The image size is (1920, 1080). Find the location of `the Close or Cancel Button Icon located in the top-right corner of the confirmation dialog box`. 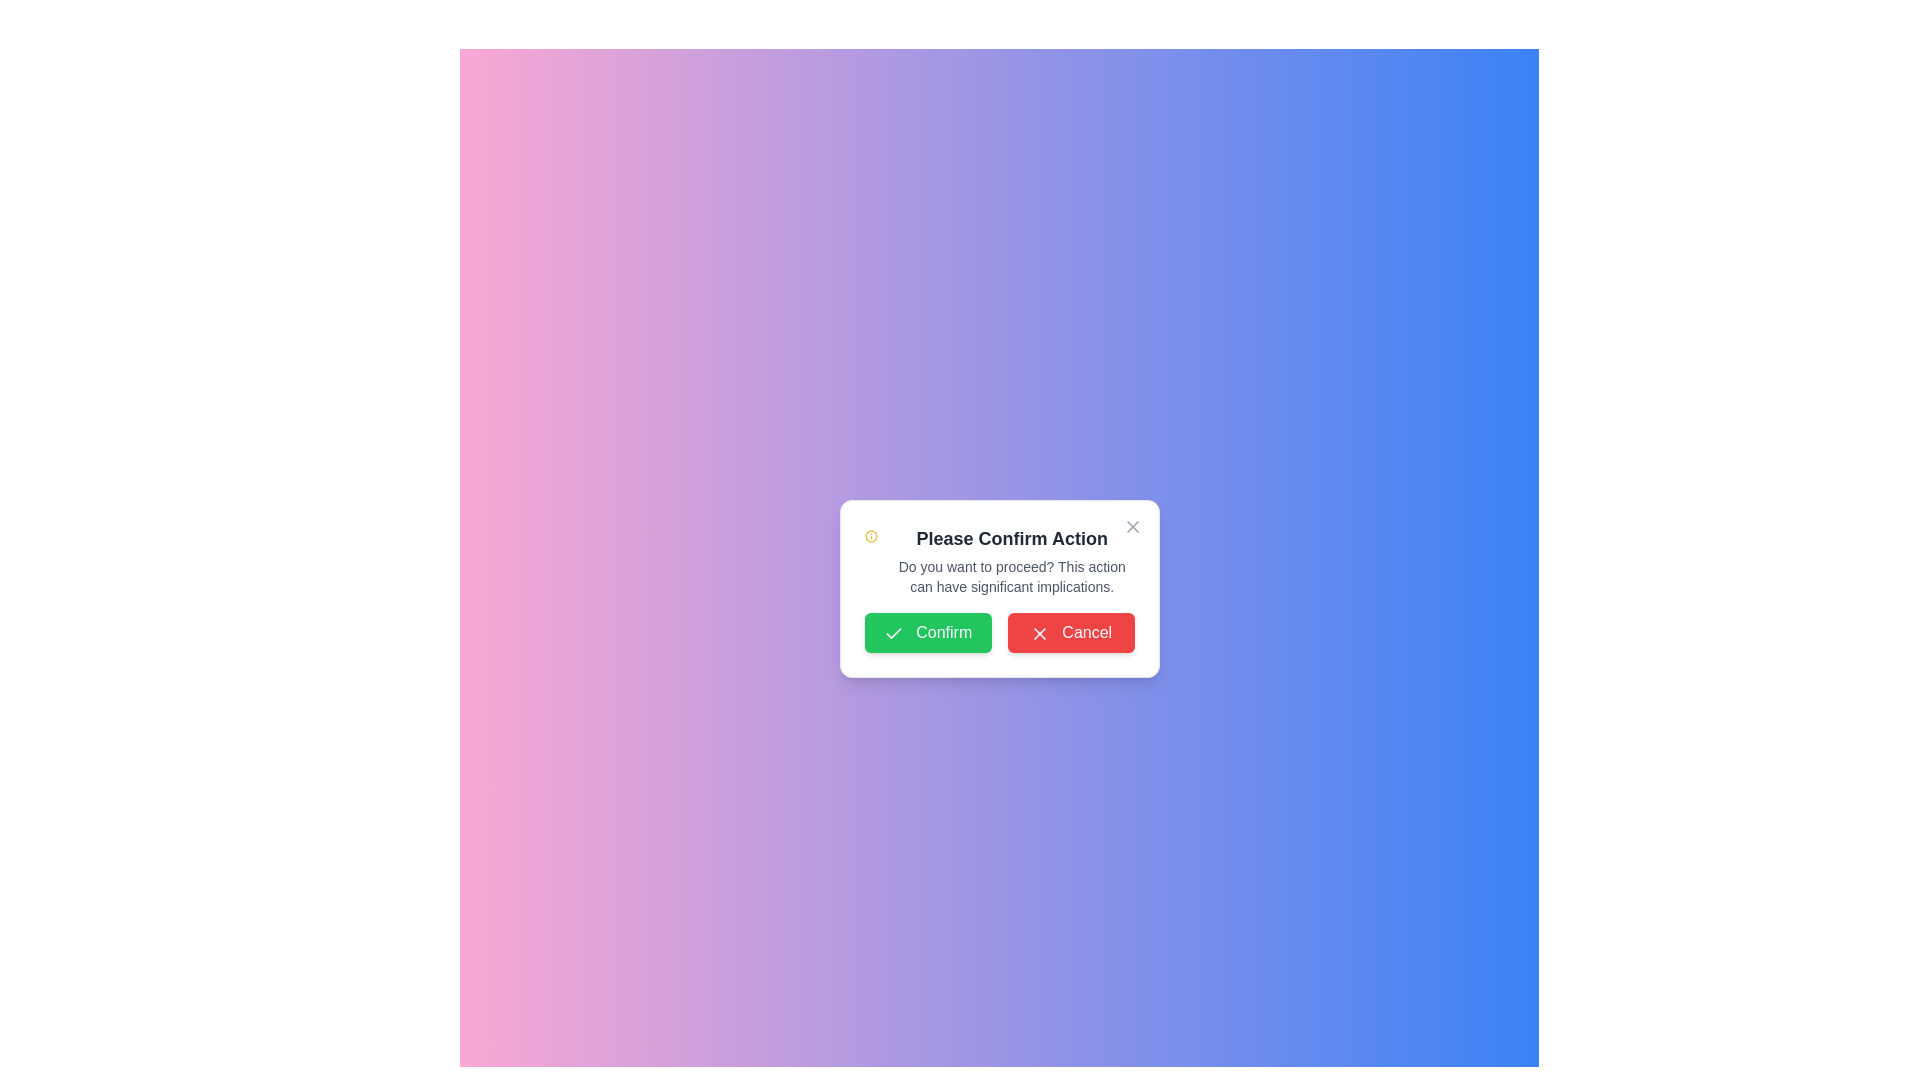

the Close or Cancel Button Icon located in the top-right corner of the confirmation dialog box is located at coordinates (1132, 526).